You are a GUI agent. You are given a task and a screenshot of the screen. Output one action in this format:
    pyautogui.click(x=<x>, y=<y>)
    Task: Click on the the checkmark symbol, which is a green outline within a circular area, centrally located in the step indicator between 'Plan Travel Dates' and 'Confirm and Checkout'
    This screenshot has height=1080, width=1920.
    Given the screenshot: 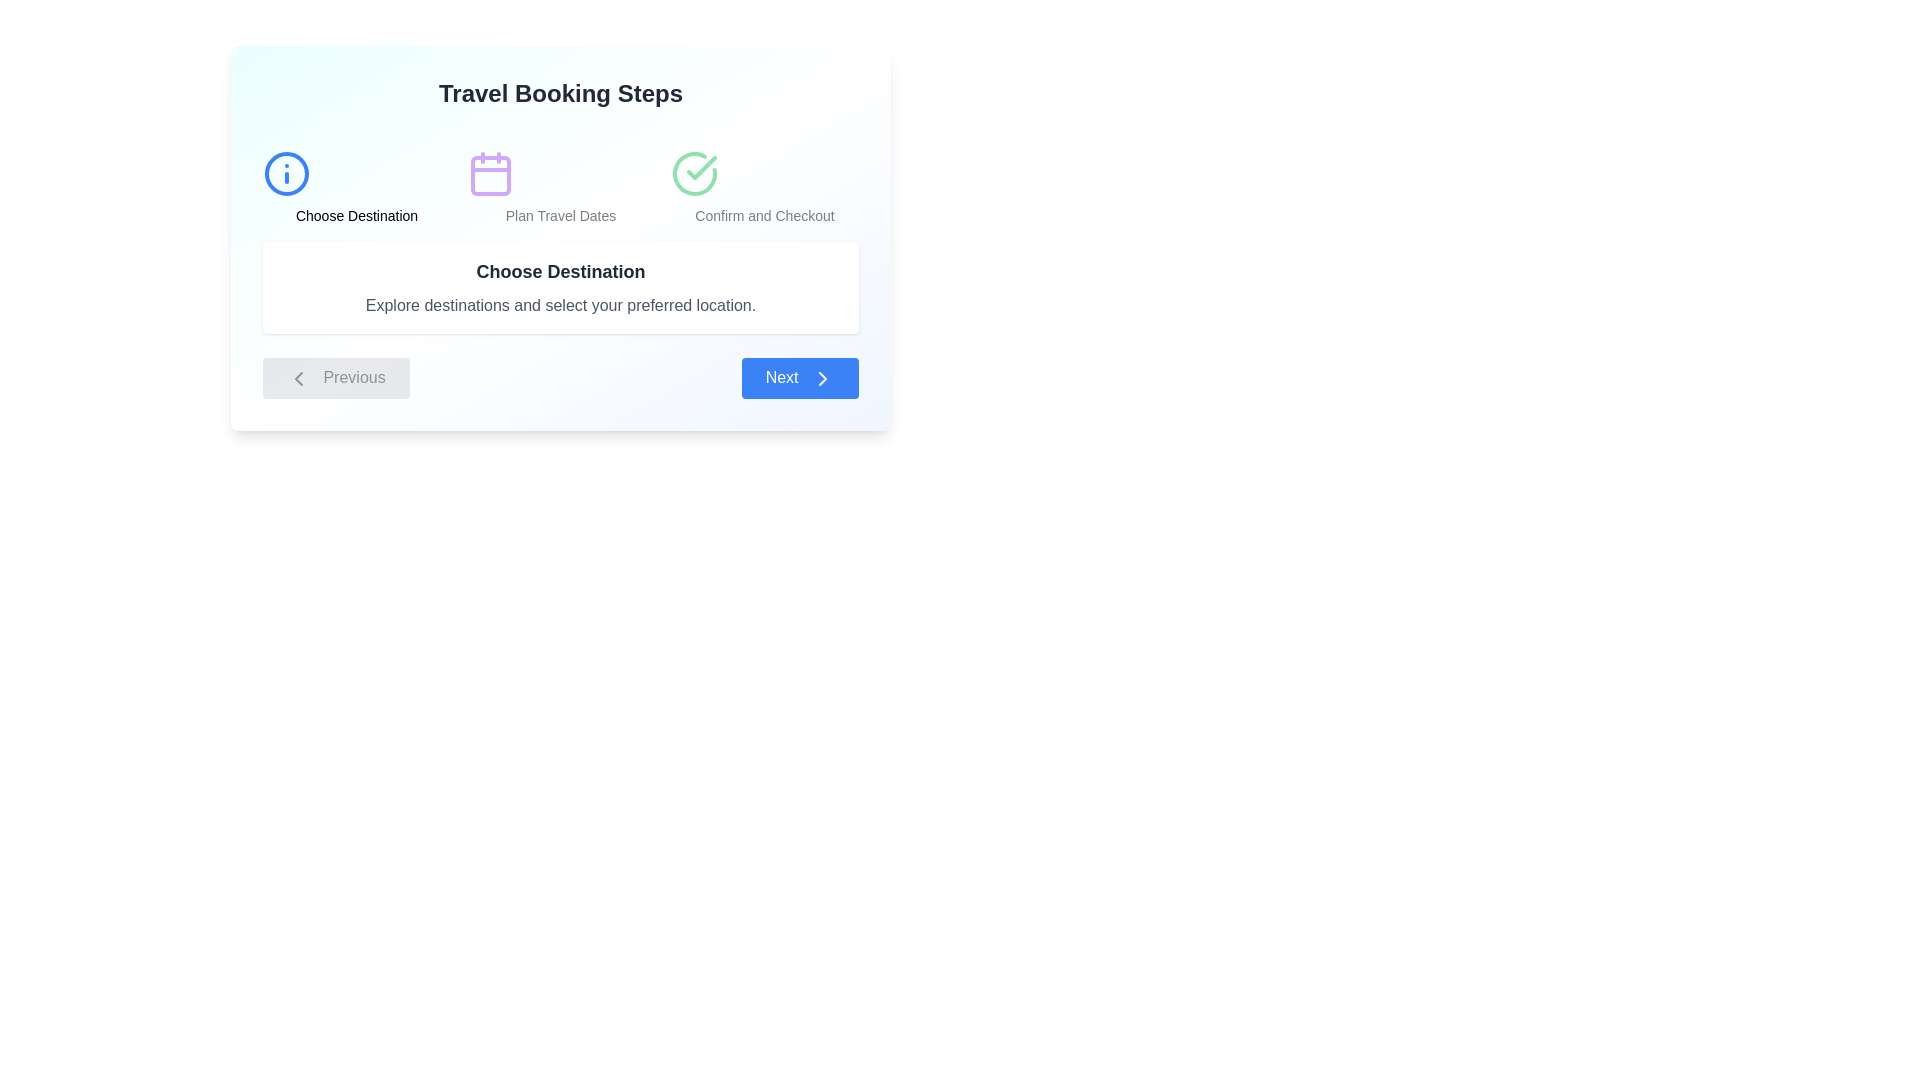 What is the action you would take?
    pyautogui.click(x=701, y=167)
    